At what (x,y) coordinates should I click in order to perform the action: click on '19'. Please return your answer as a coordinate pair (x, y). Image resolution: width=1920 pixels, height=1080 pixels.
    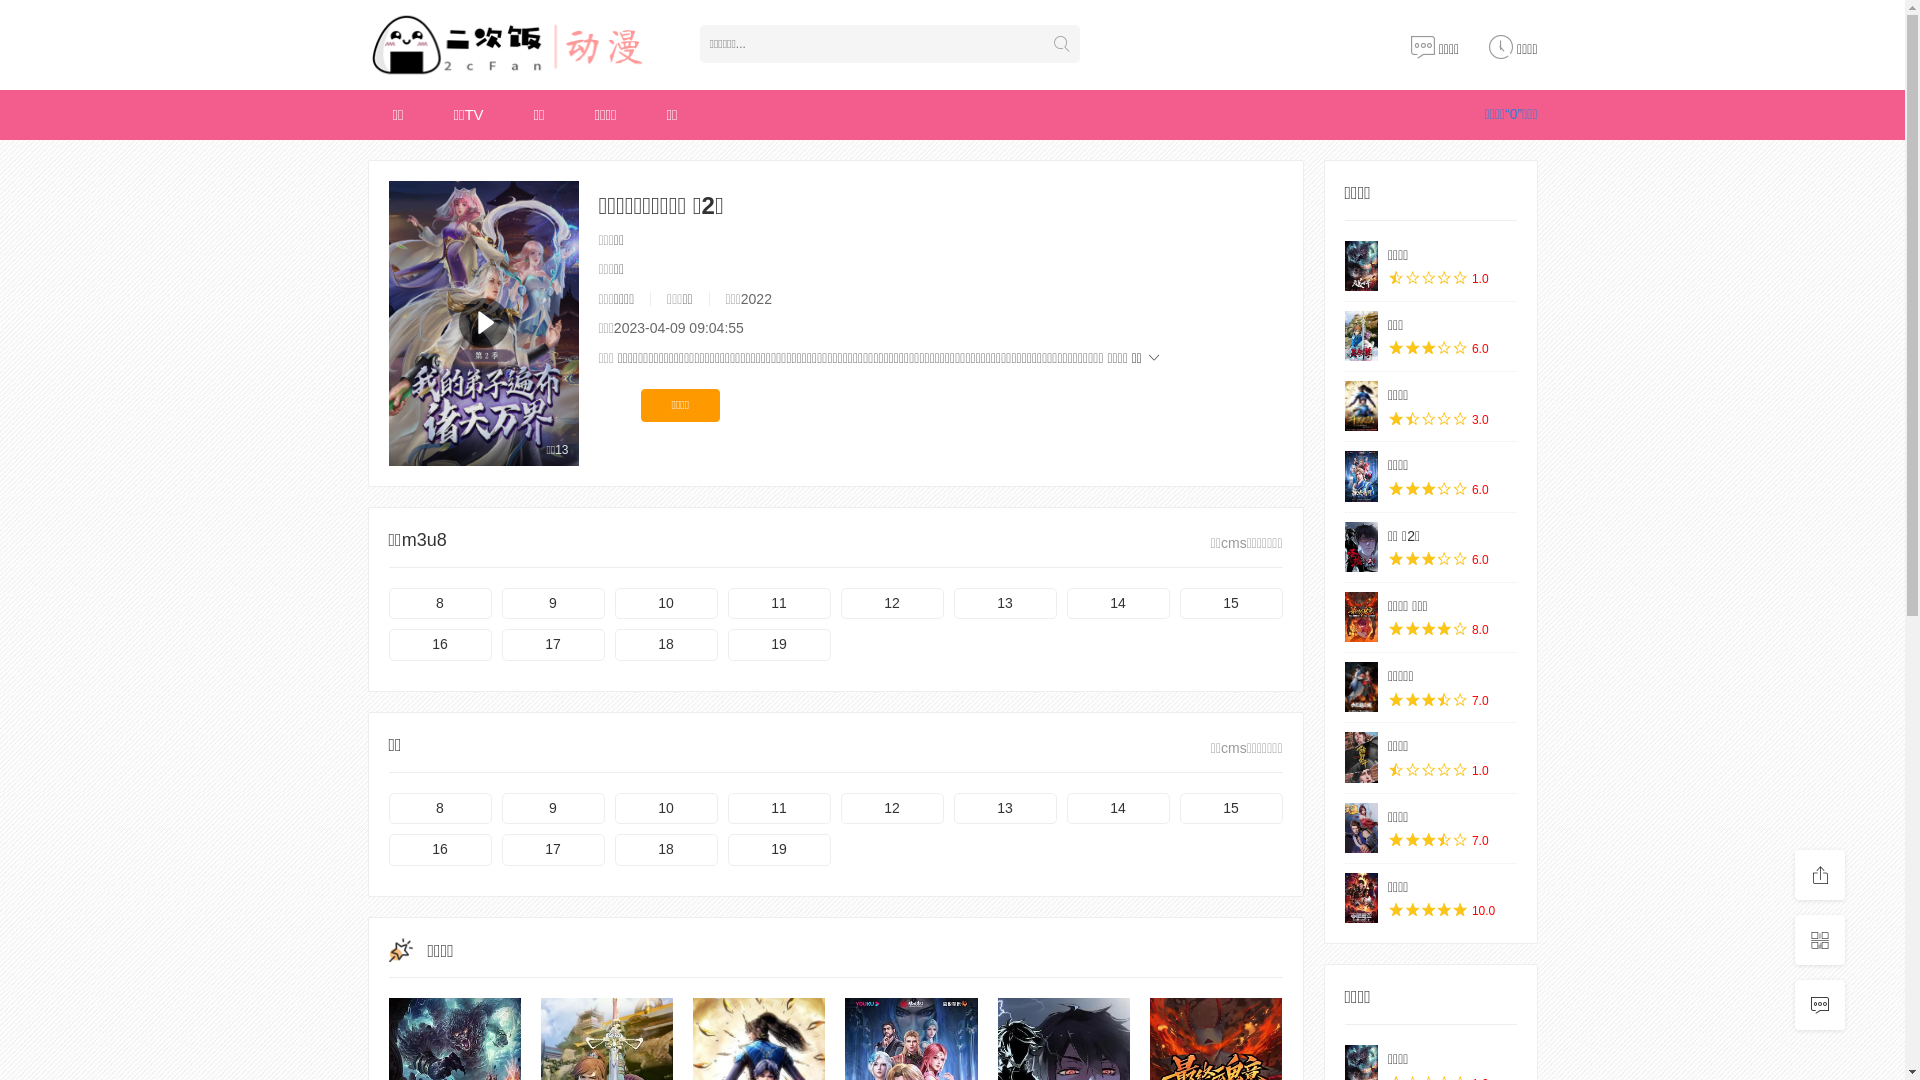
    Looking at the image, I should click on (727, 849).